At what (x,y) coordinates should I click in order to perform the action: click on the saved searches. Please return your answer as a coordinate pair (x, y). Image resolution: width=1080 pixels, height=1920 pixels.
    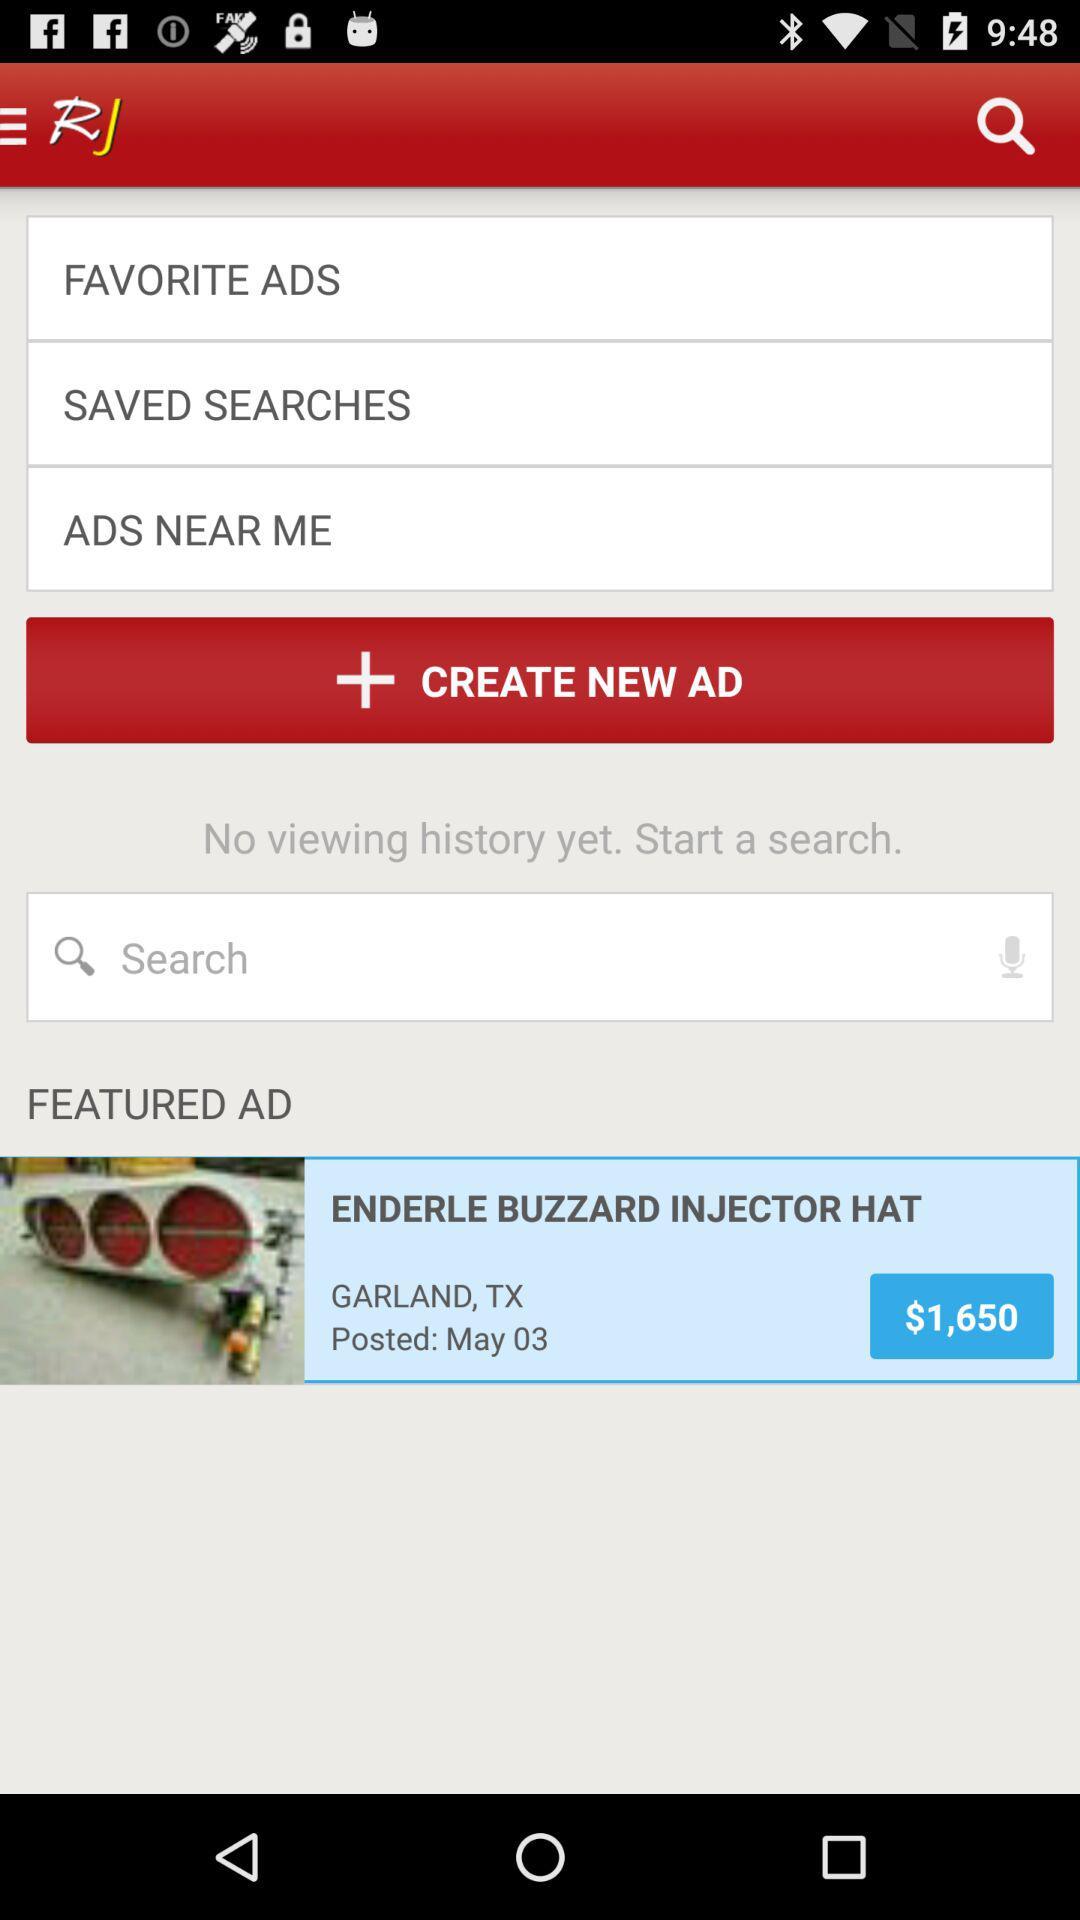
    Looking at the image, I should click on (525, 402).